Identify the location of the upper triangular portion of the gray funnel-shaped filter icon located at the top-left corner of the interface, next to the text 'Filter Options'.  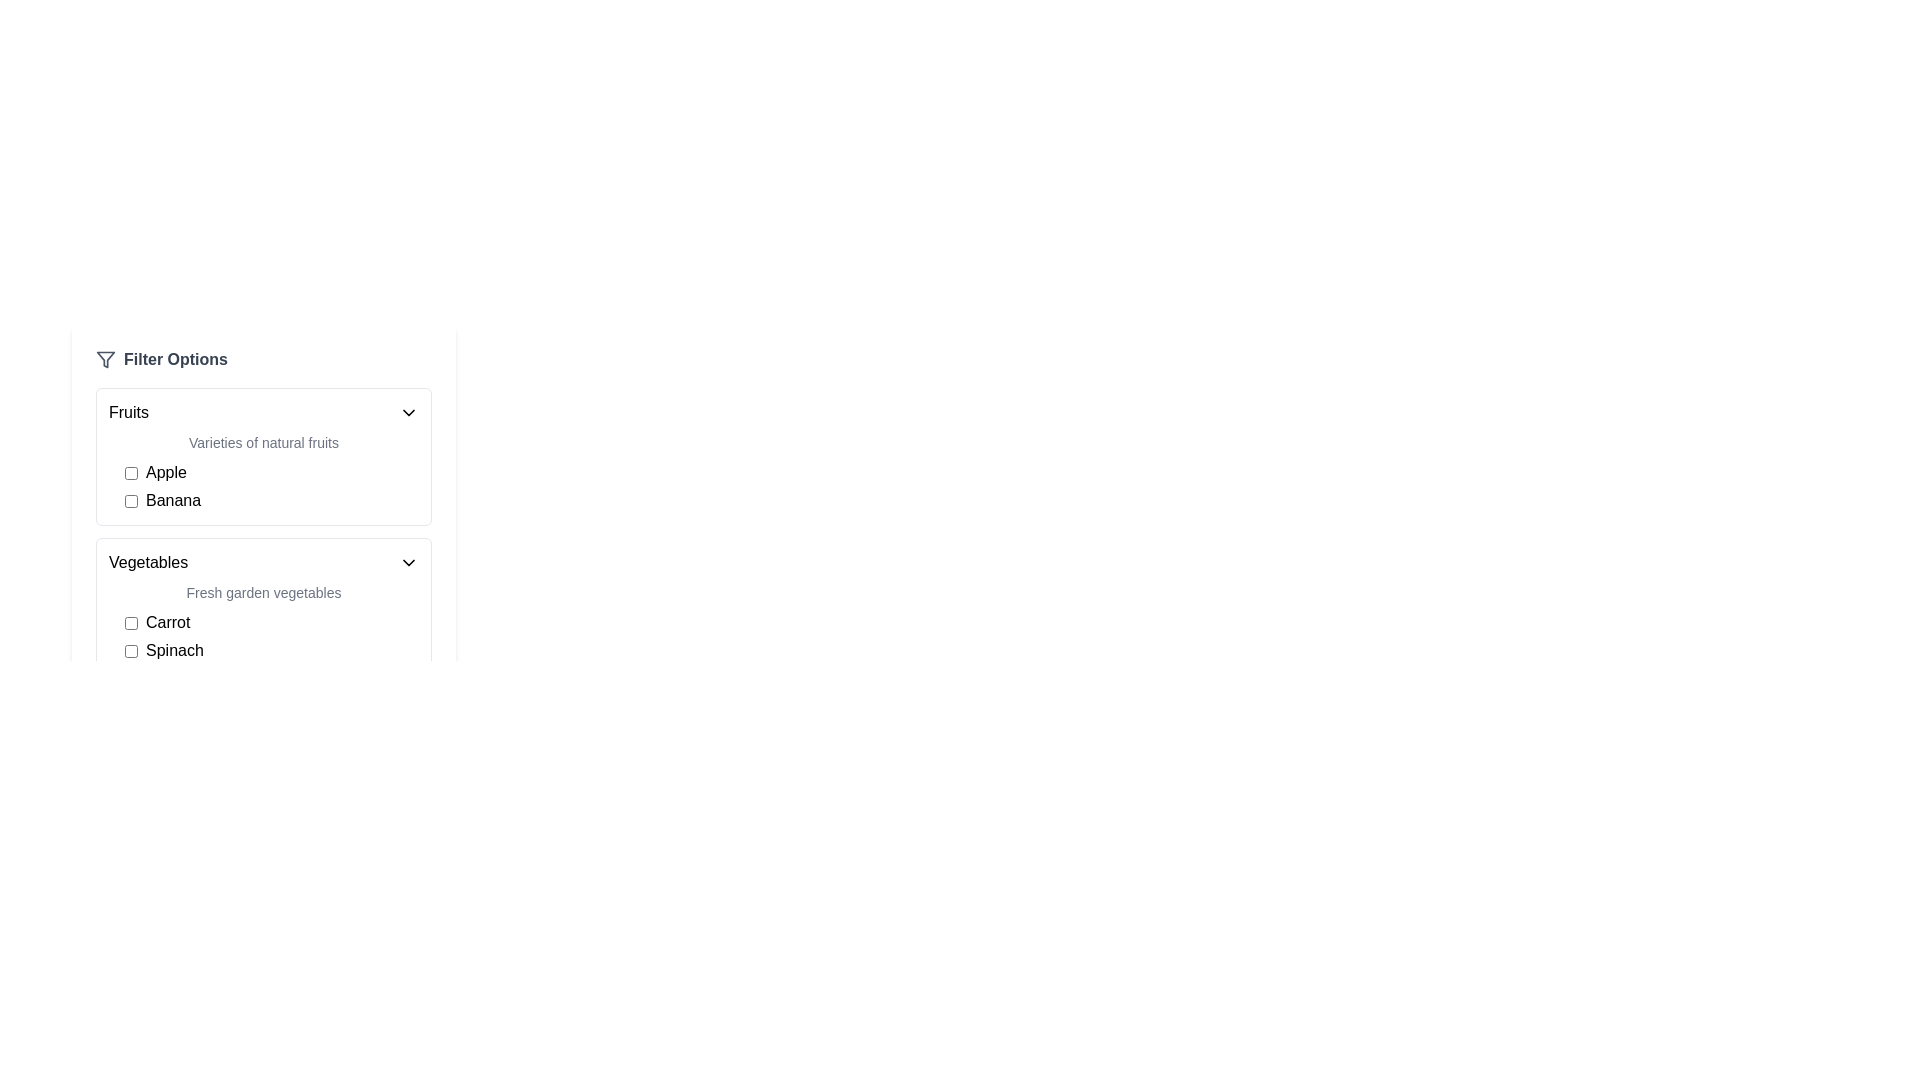
(104, 358).